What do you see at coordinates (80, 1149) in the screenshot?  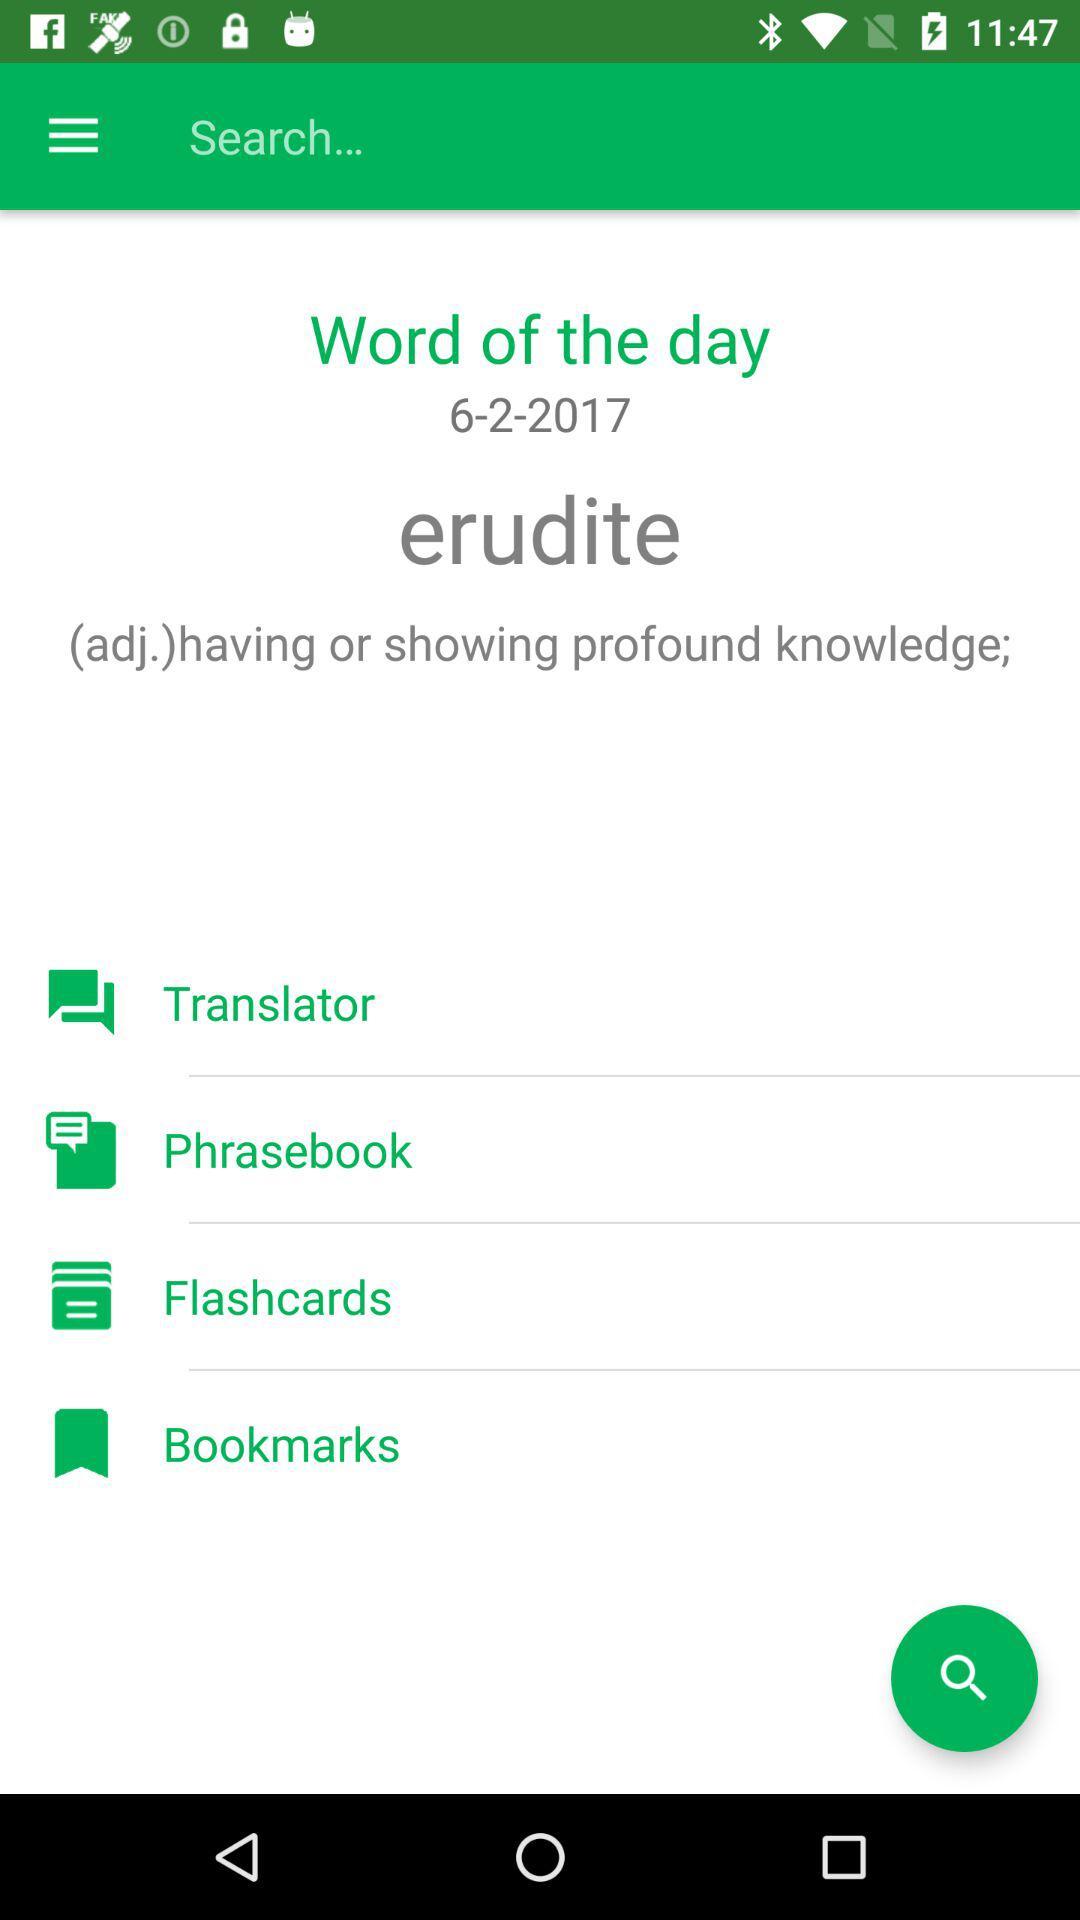 I see `the button phrasebook` at bounding box center [80, 1149].